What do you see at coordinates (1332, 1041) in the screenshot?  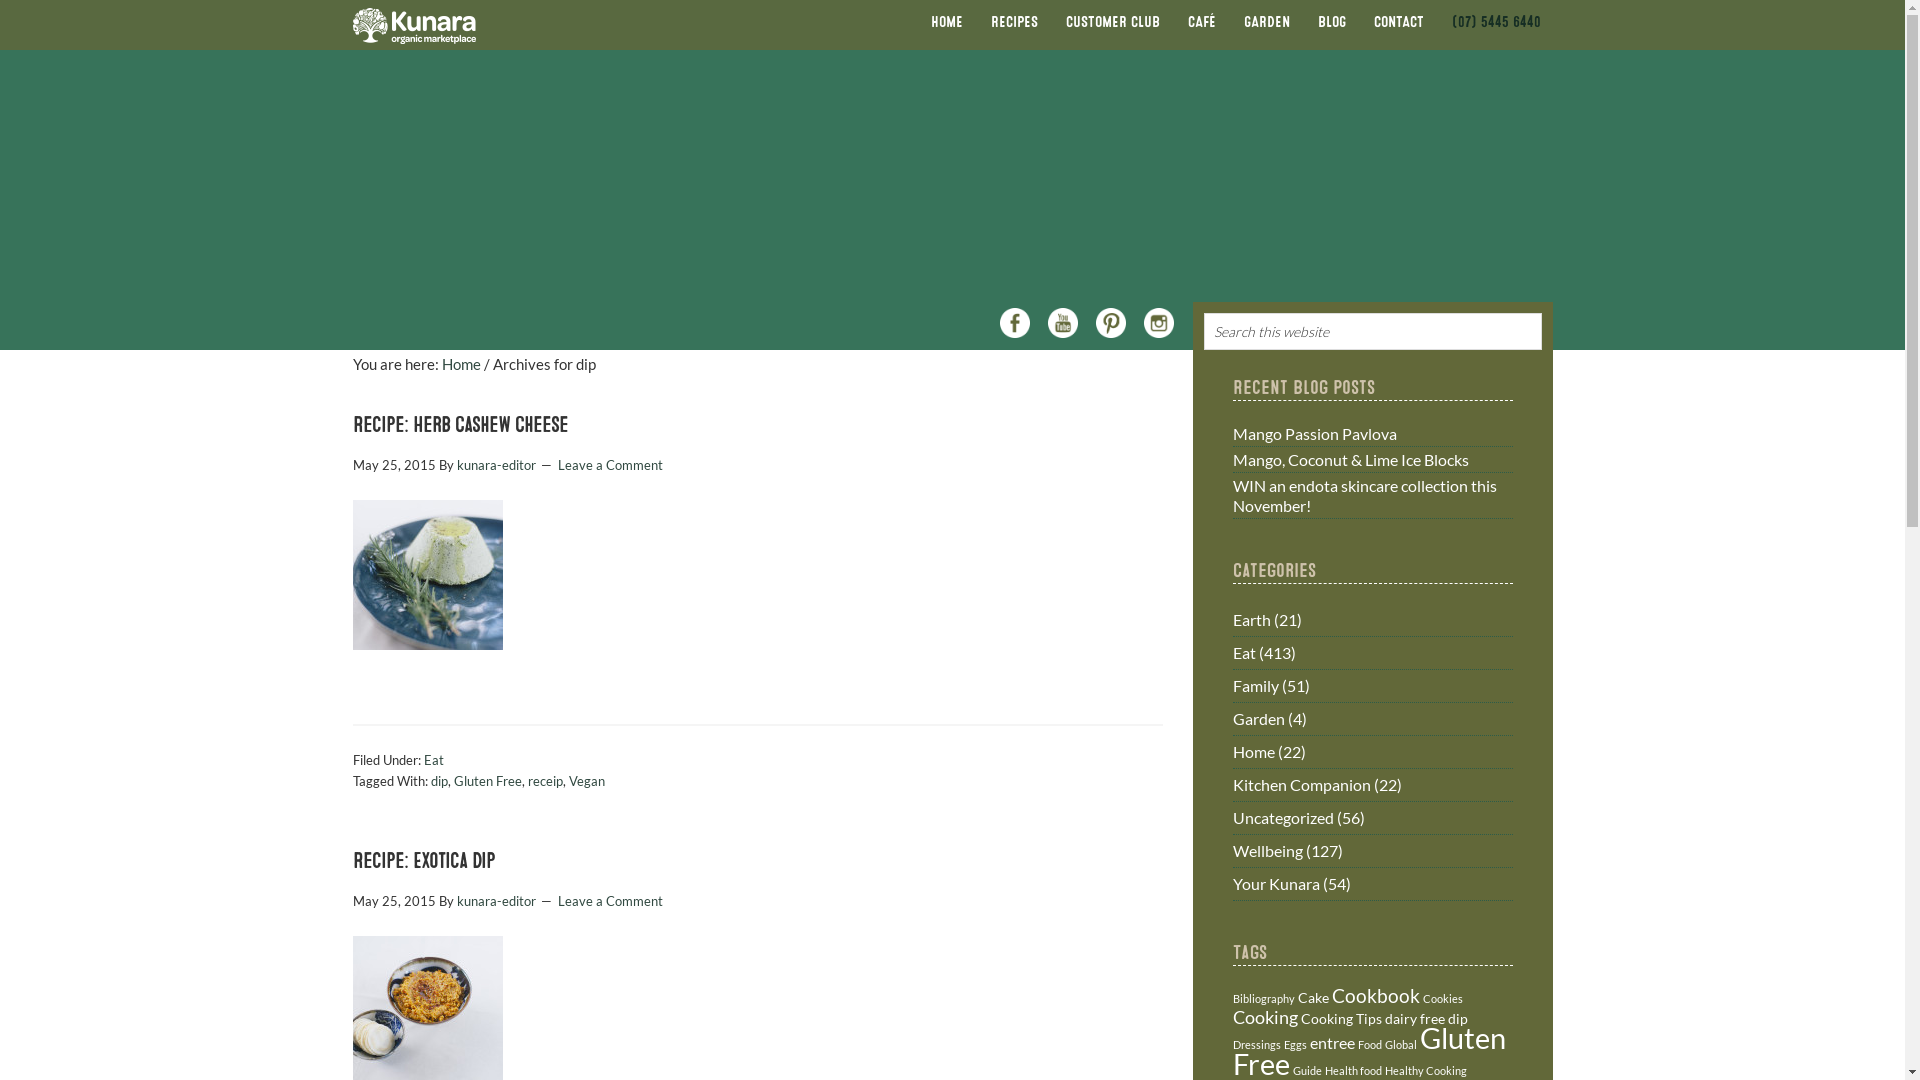 I see `'entree'` at bounding box center [1332, 1041].